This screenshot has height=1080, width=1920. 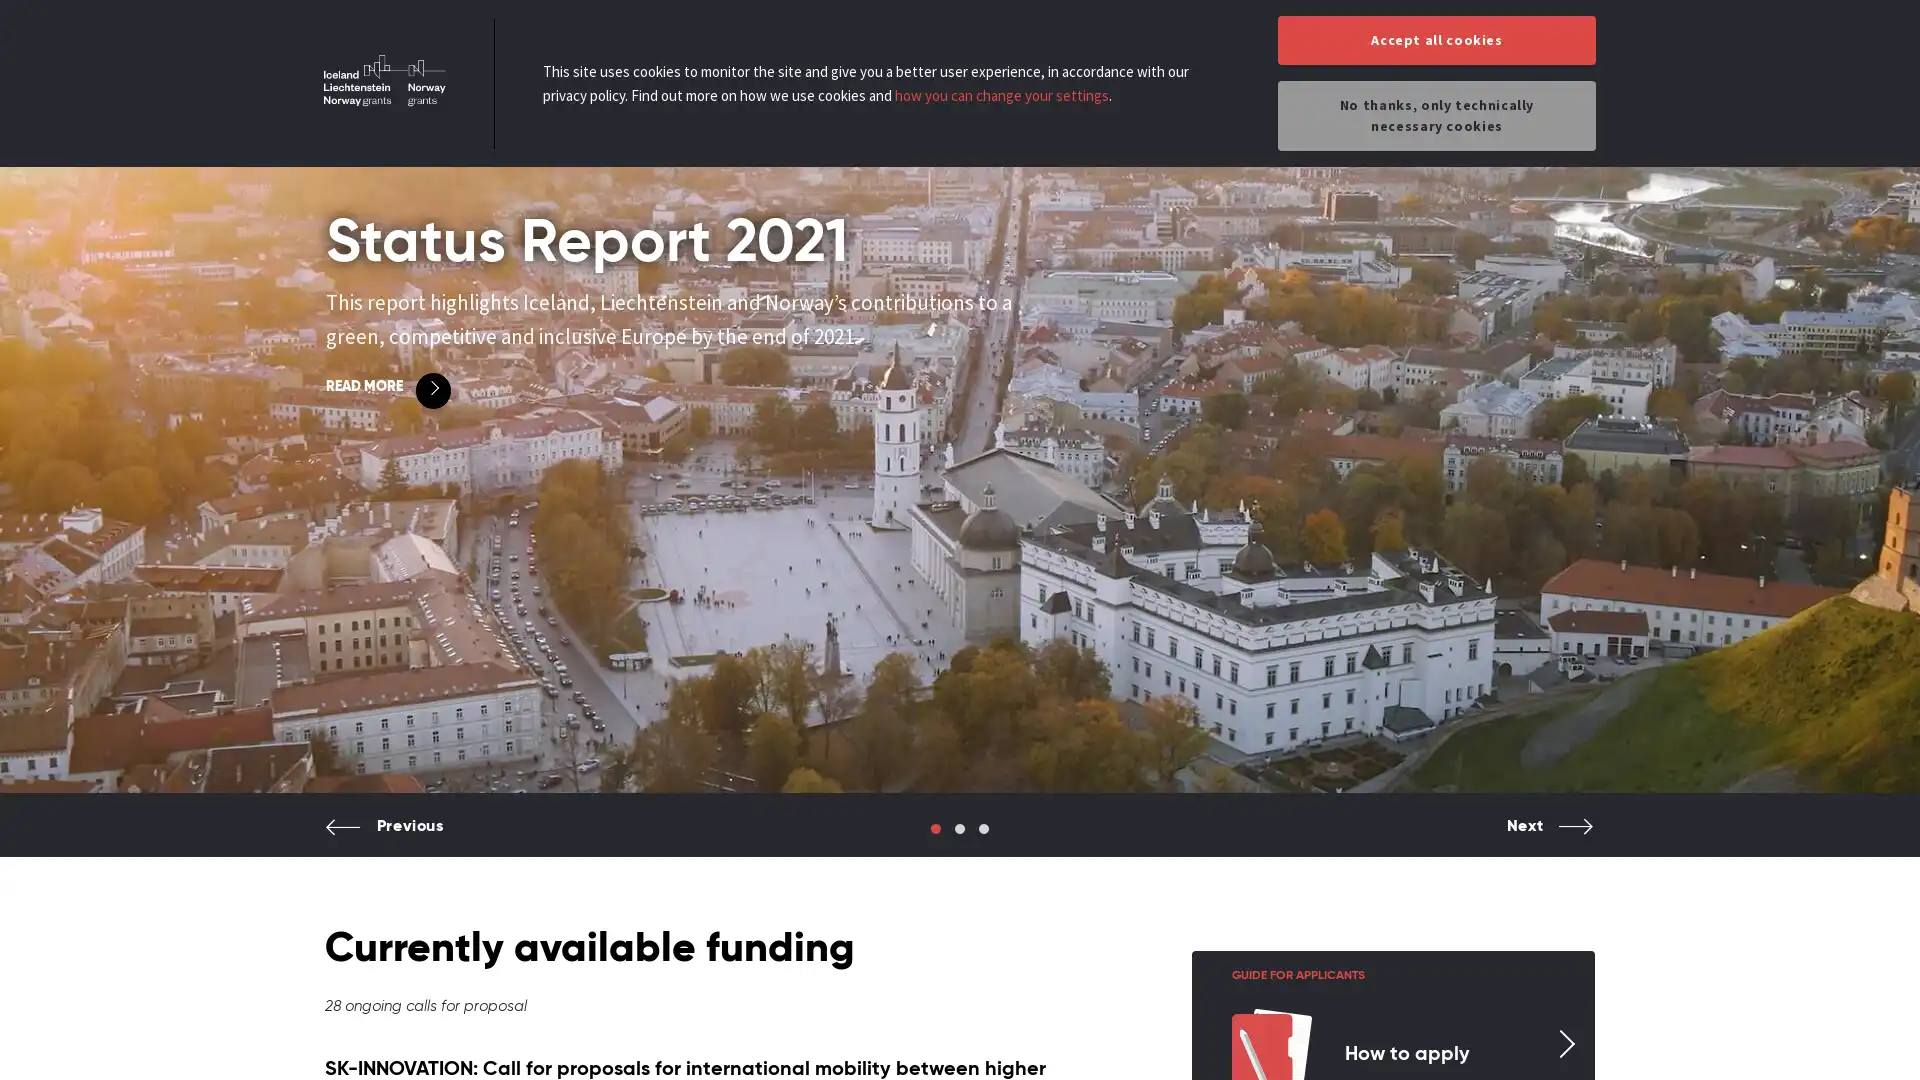 I want to click on No thanks, only technically necessary cookies, so click(x=1435, y=115).